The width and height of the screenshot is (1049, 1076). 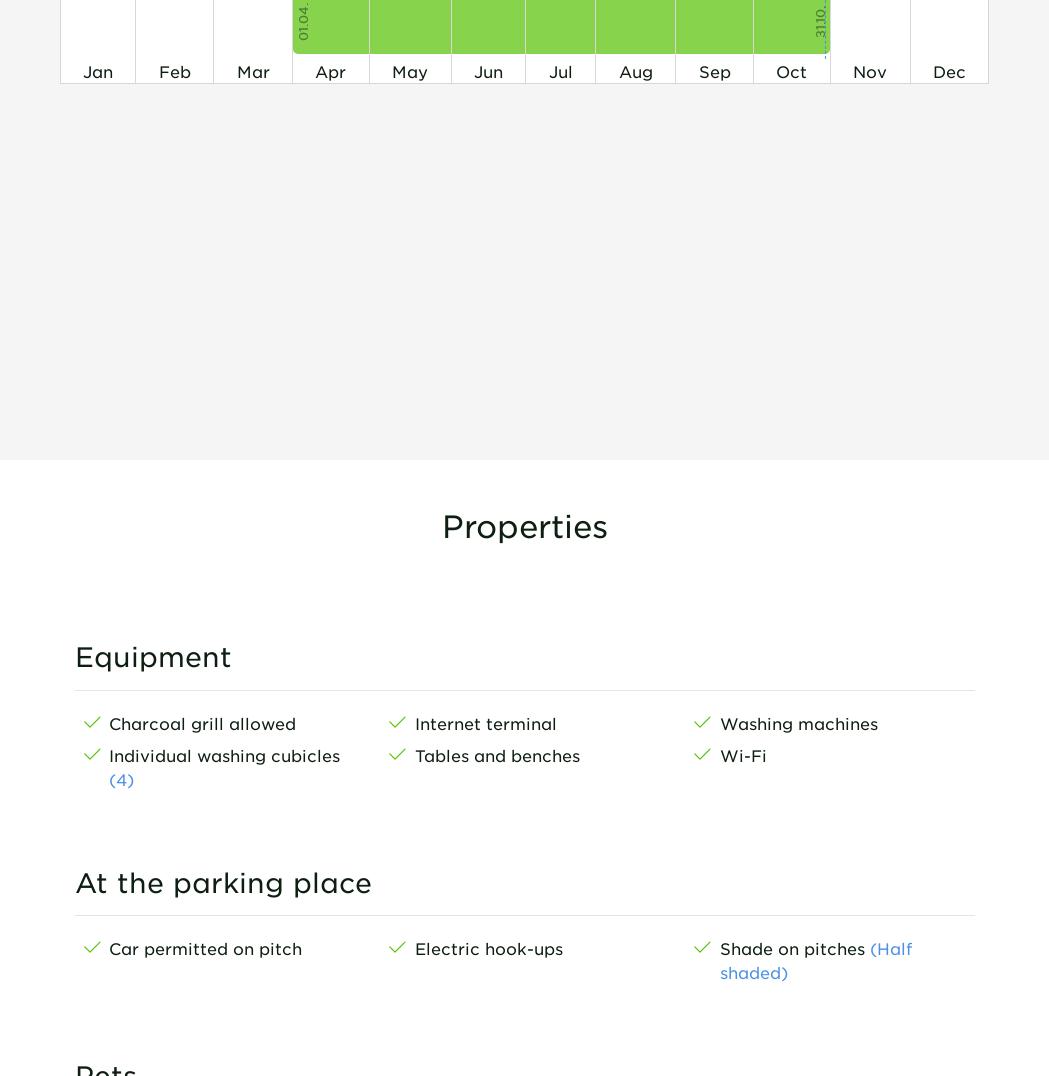 What do you see at coordinates (224, 752) in the screenshot?
I see `'Individual washing cubicles'` at bounding box center [224, 752].